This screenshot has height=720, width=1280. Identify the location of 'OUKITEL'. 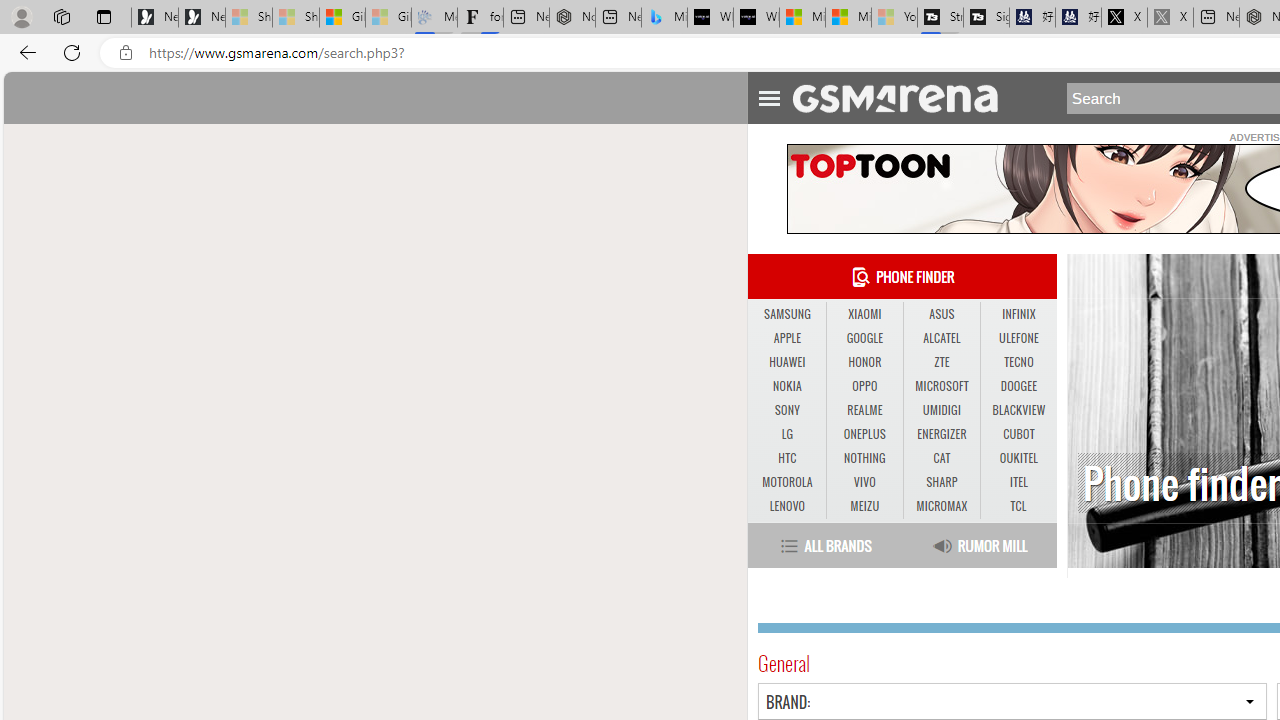
(1018, 458).